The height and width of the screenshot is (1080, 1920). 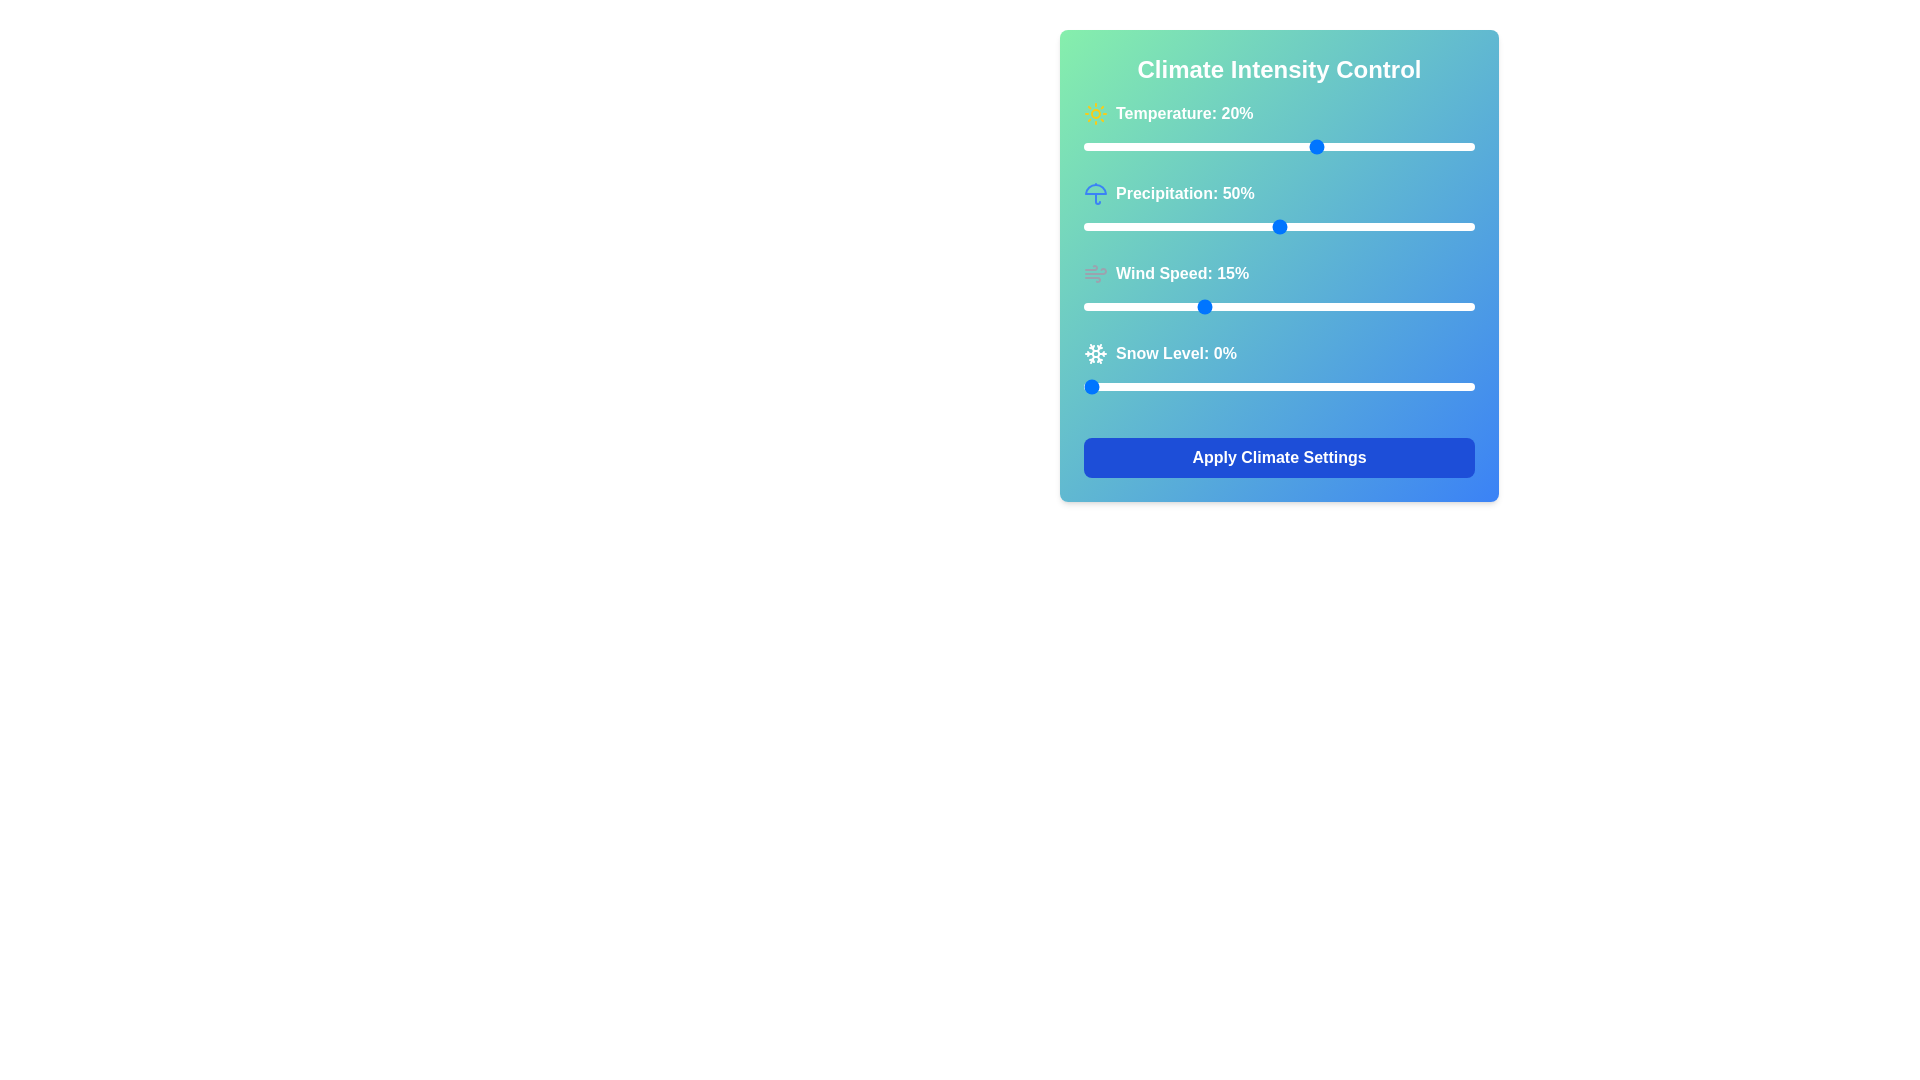 What do you see at coordinates (1278, 209) in the screenshot?
I see `the slider control displaying 'Precipitation: 50%' to change its position` at bounding box center [1278, 209].